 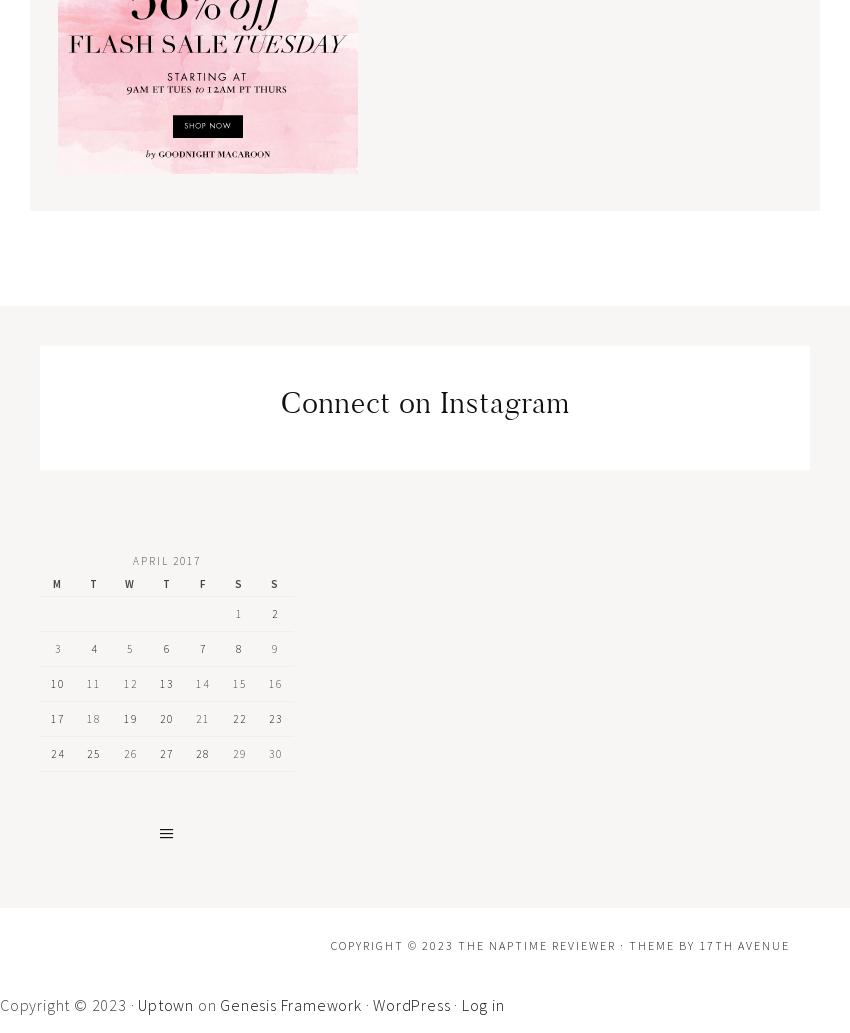 I want to click on 'on', so click(x=205, y=1002).